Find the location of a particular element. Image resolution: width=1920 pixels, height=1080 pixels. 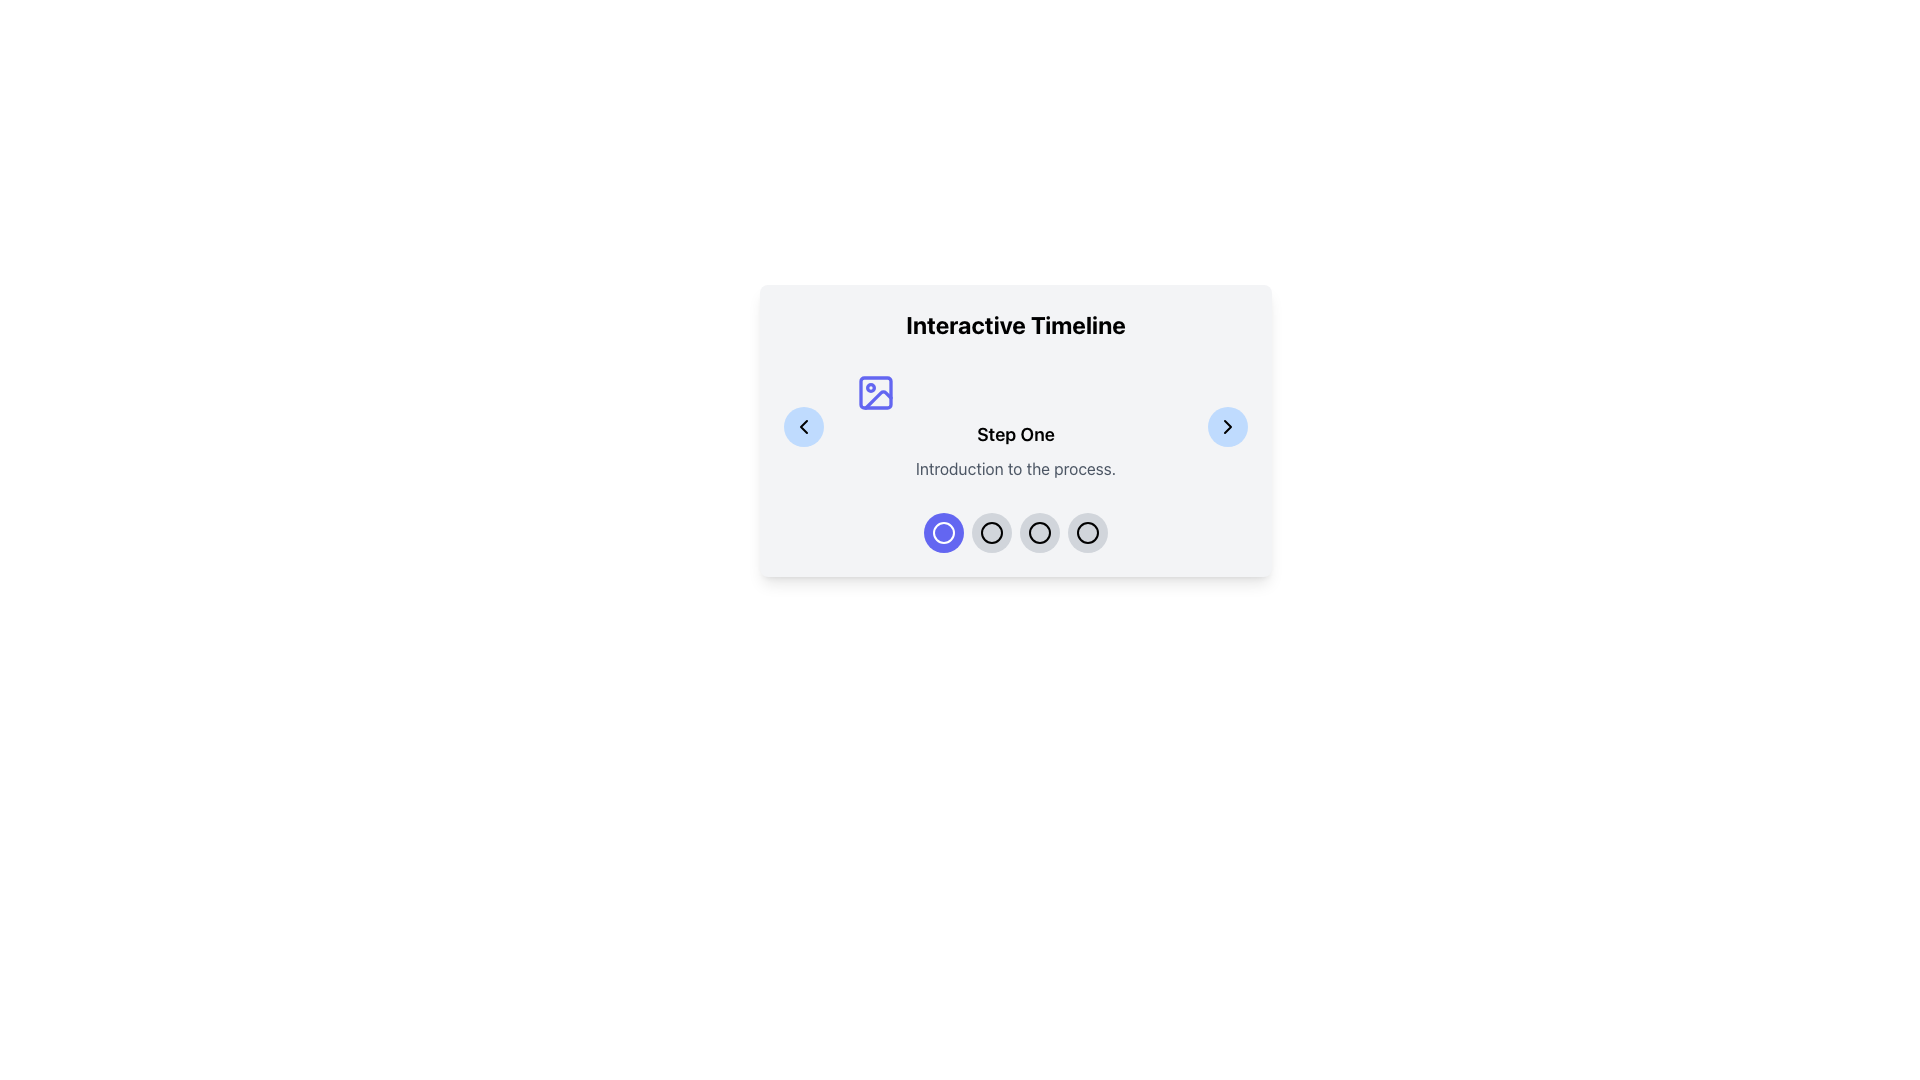

other steps via the surrounding controls of the information panel displaying 'Step One' and its subtitle 'Introduction to the process.' is located at coordinates (1016, 426).